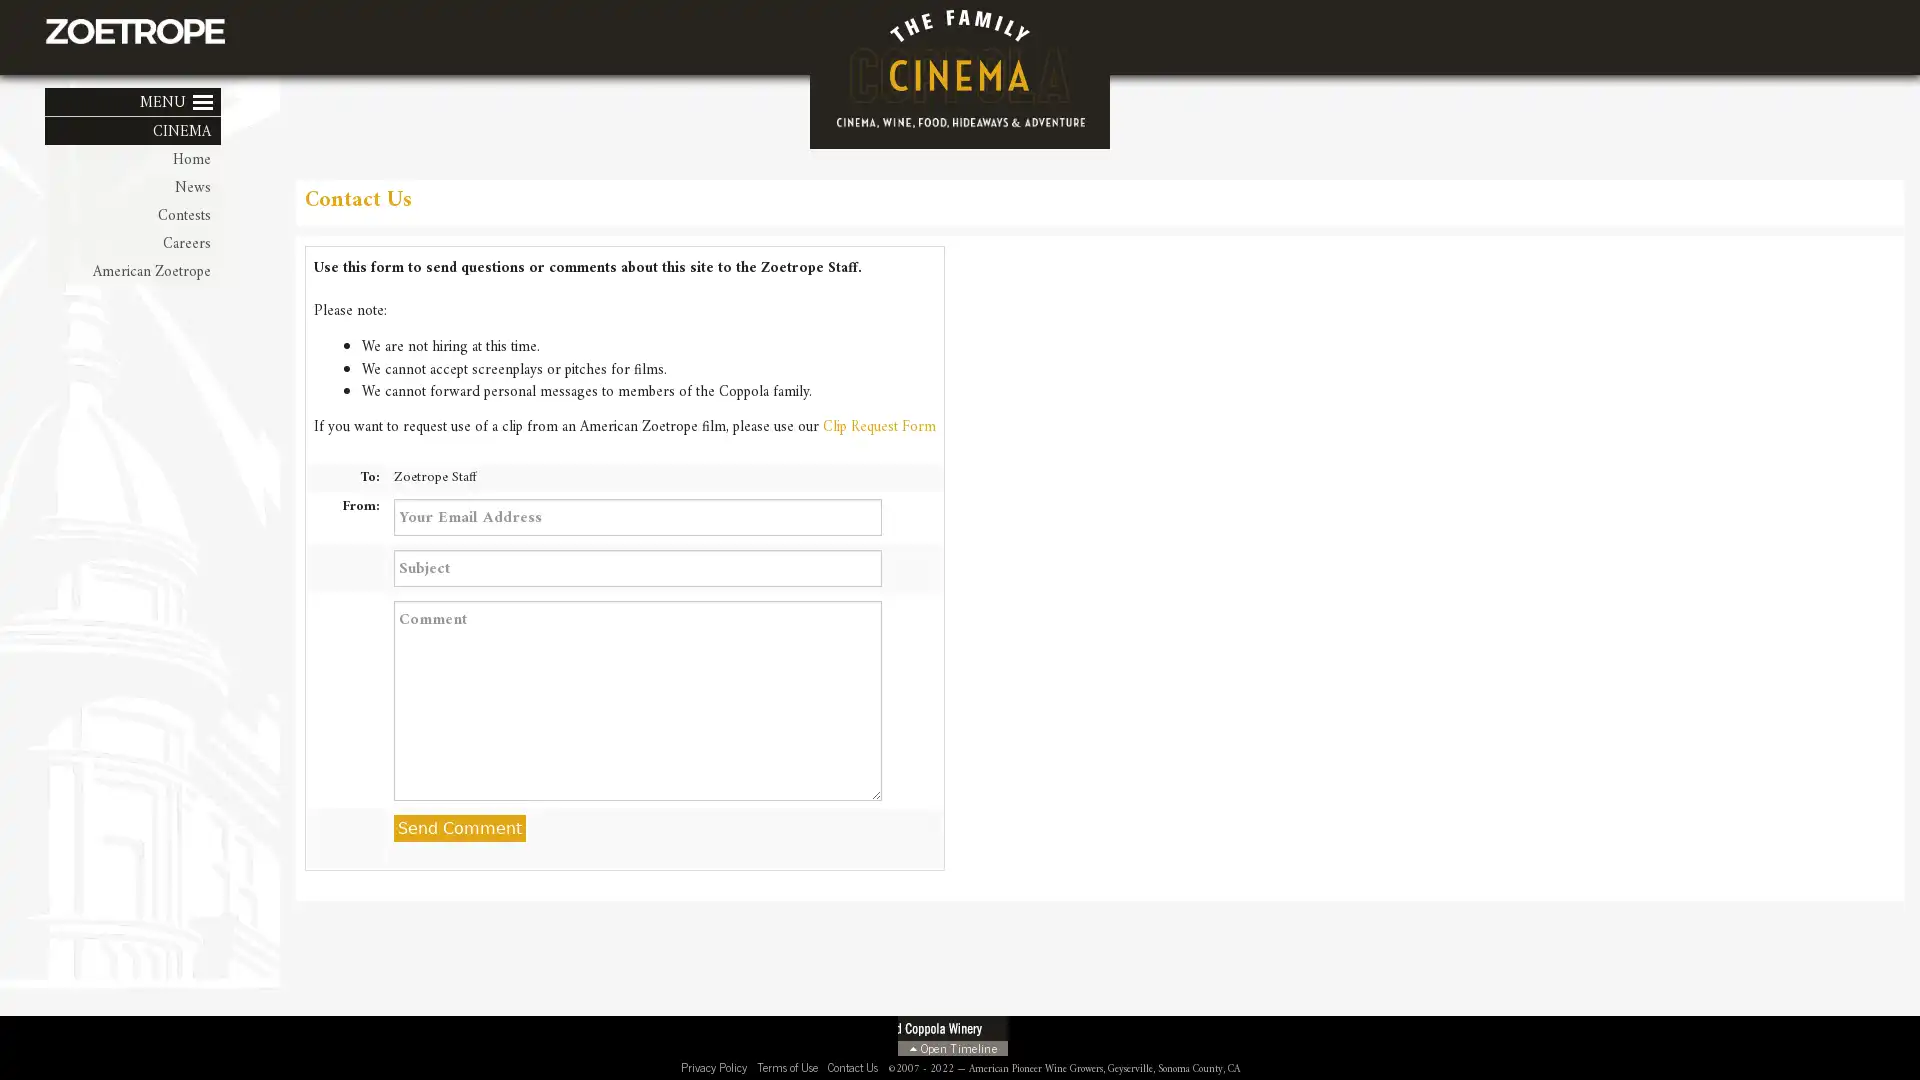 This screenshot has height=1080, width=1920. I want to click on Send Comment, so click(458, 828).